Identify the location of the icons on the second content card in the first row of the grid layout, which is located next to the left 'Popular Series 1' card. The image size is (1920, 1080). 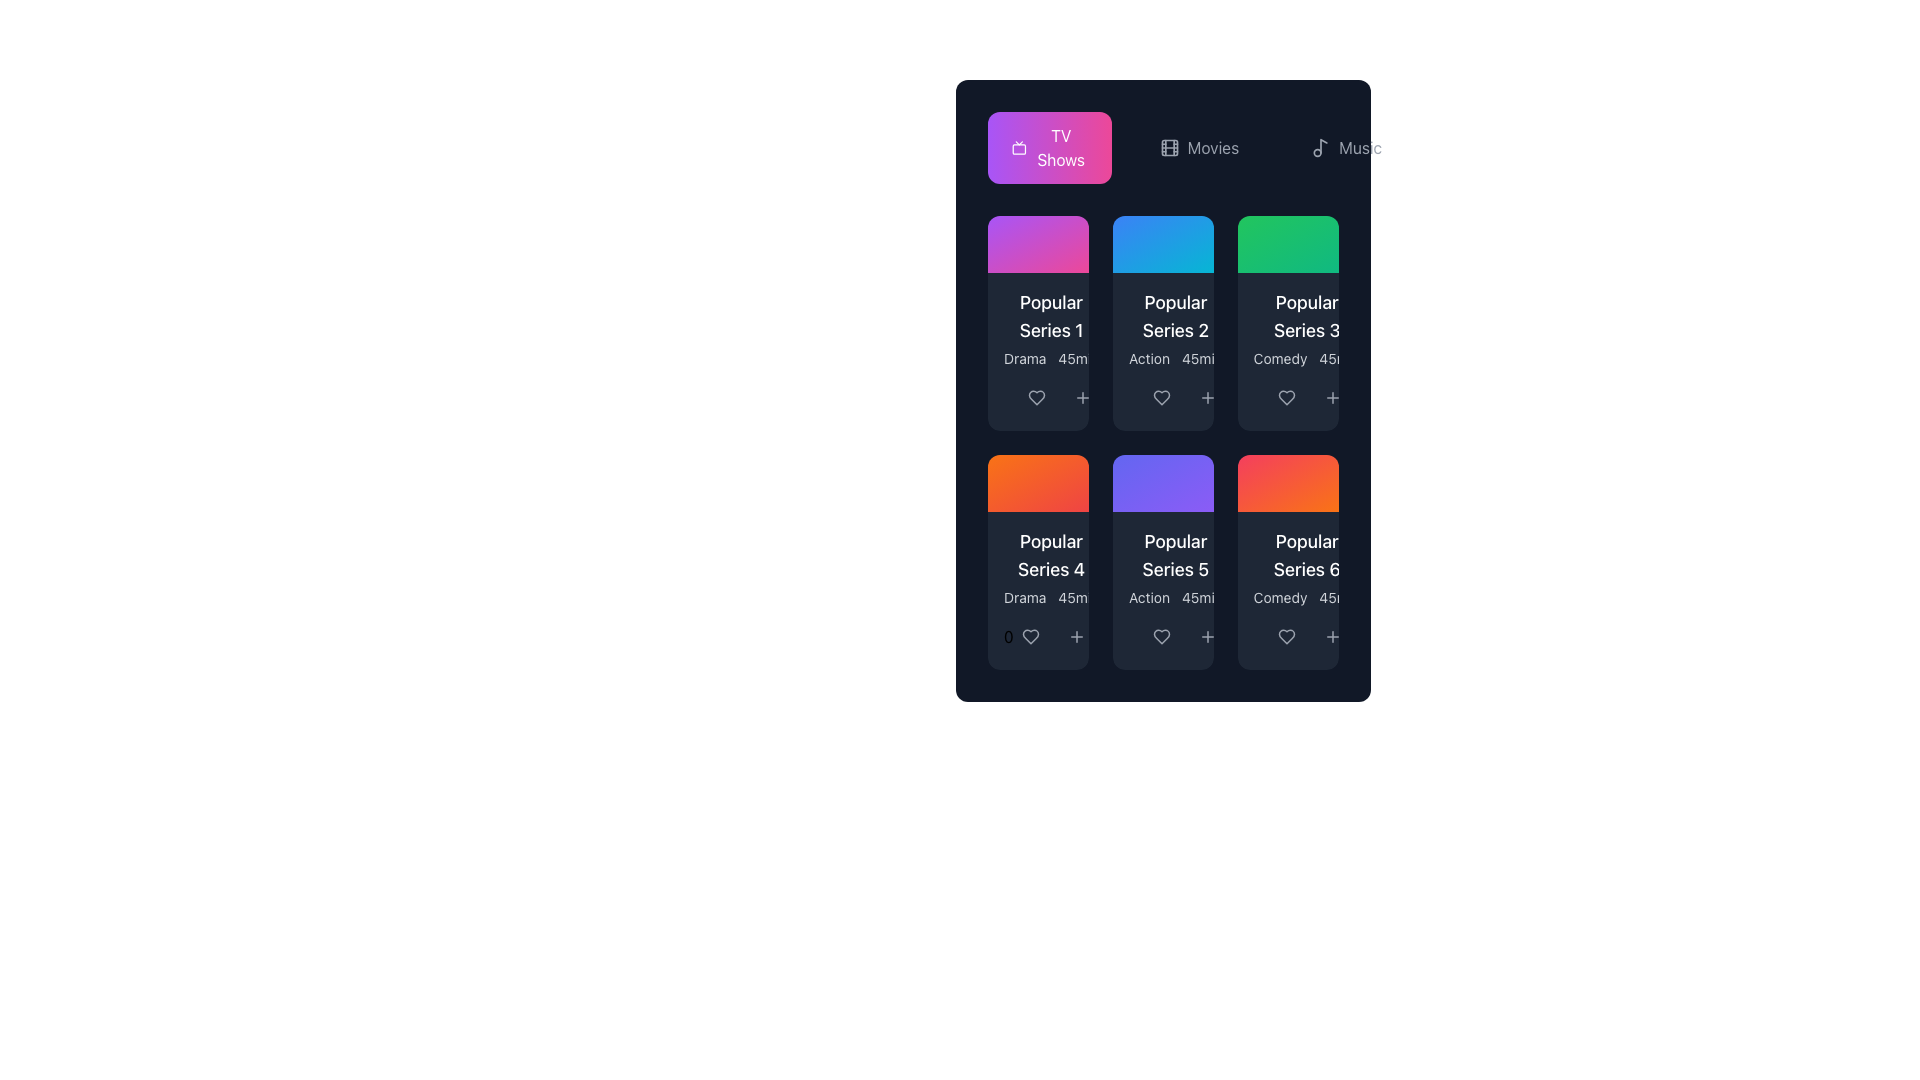
(1163, 322).